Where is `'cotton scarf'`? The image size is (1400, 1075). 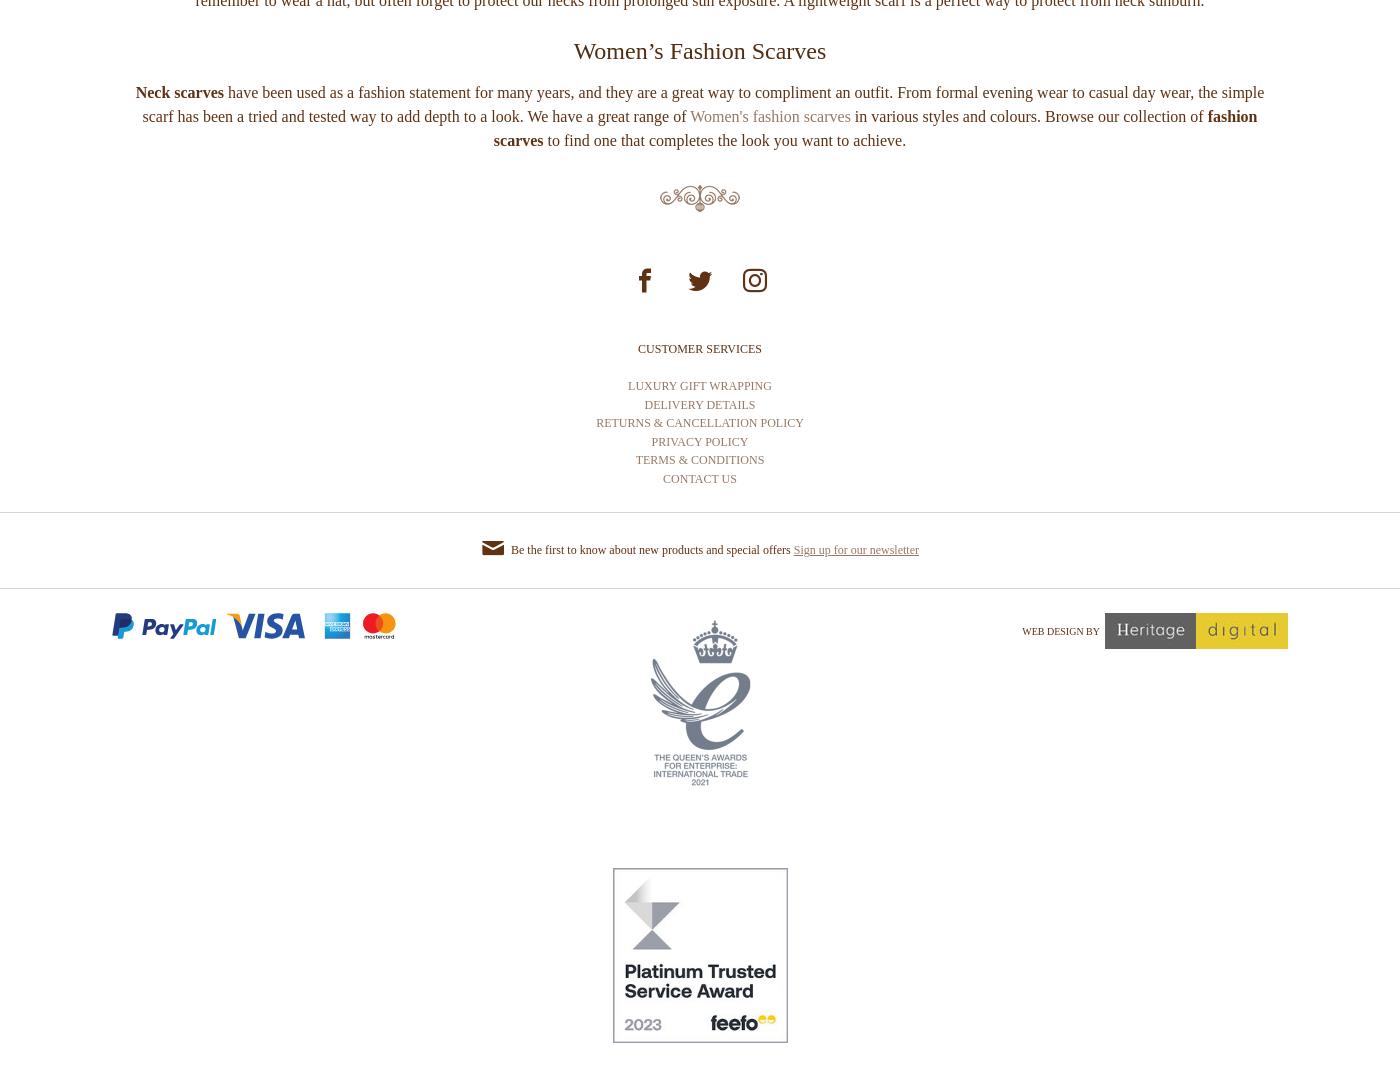 'cotton scarf' is located at coordinates (938, 26).